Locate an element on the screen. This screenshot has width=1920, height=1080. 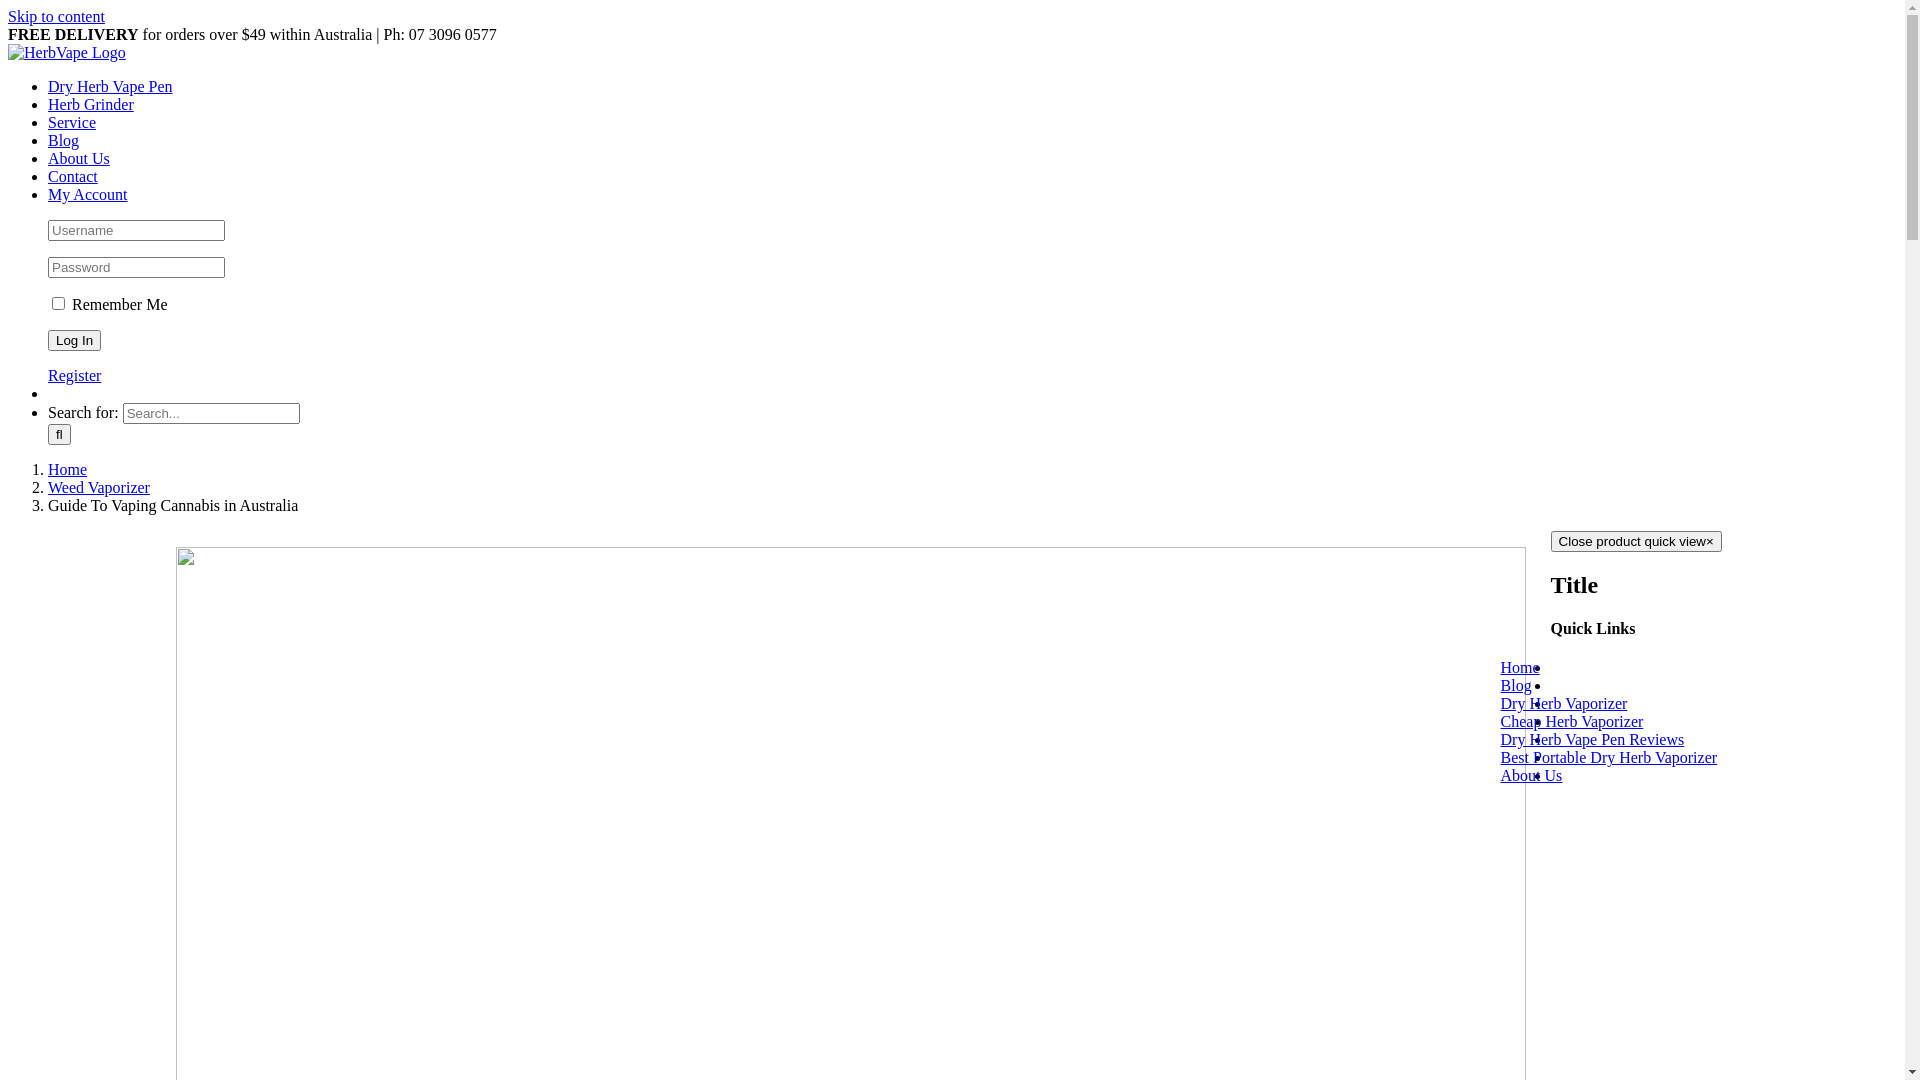
'Register' is located at coordinates (74, 375).